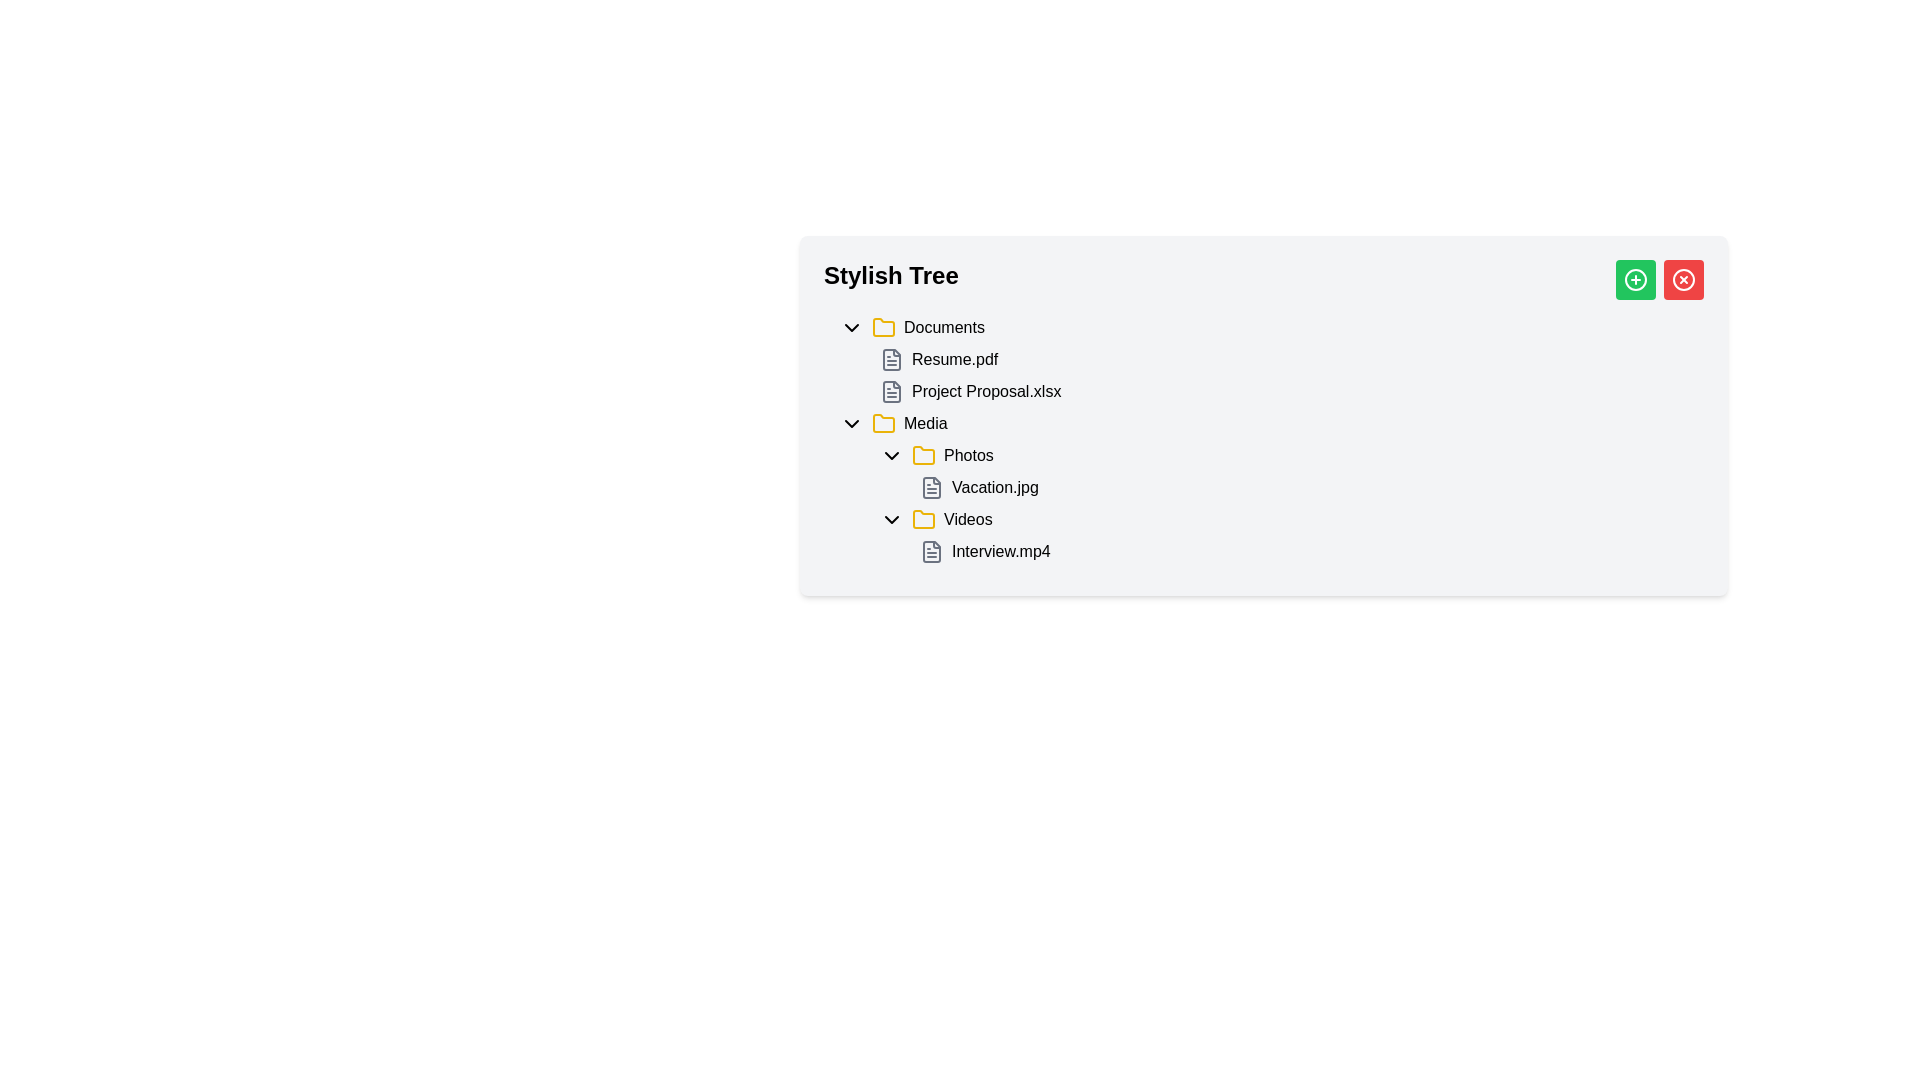 The width and height of the screenshot is (1920, 1080). Describe the element at coordinates (923, 519) in the screenshot. I see `the yellow folder icon with rounded edges located next to the 'Videos' label in the 'Media' section` at that location.